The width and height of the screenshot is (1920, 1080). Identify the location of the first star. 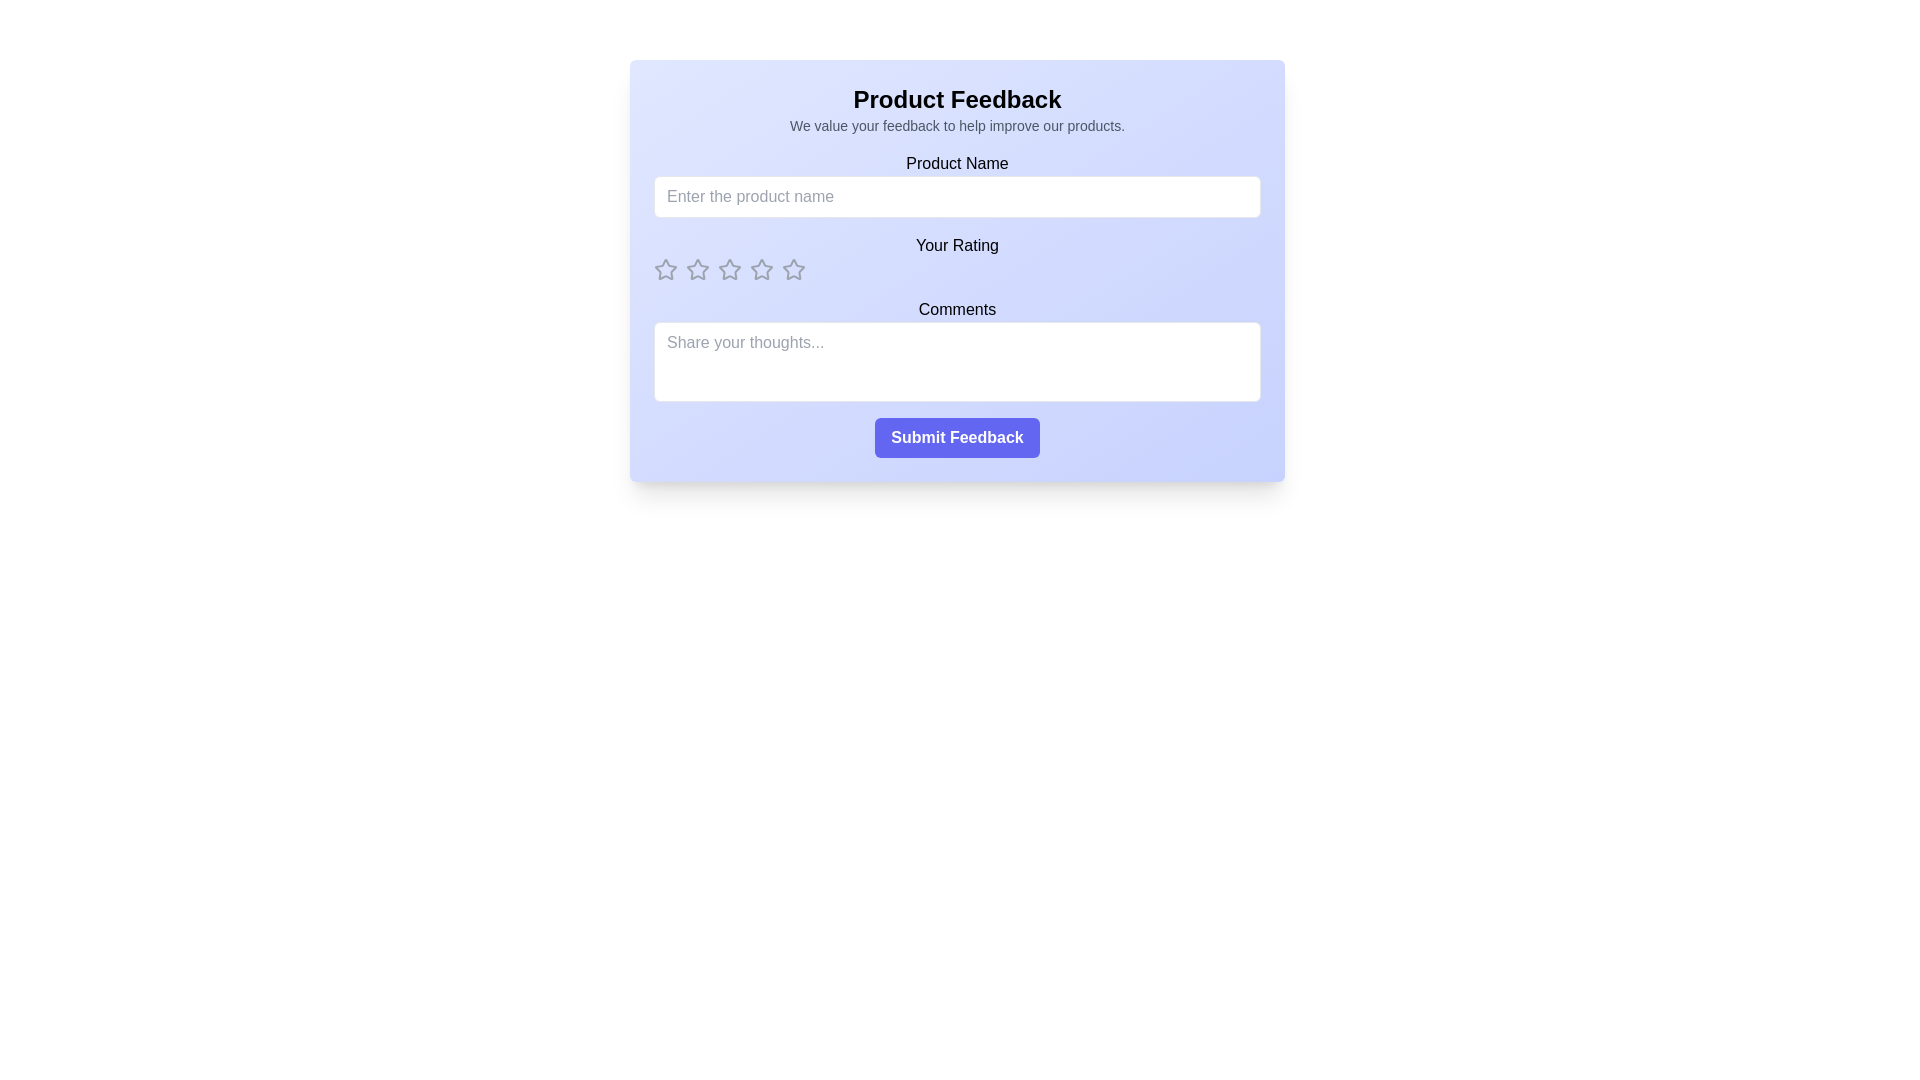
(666, 270).